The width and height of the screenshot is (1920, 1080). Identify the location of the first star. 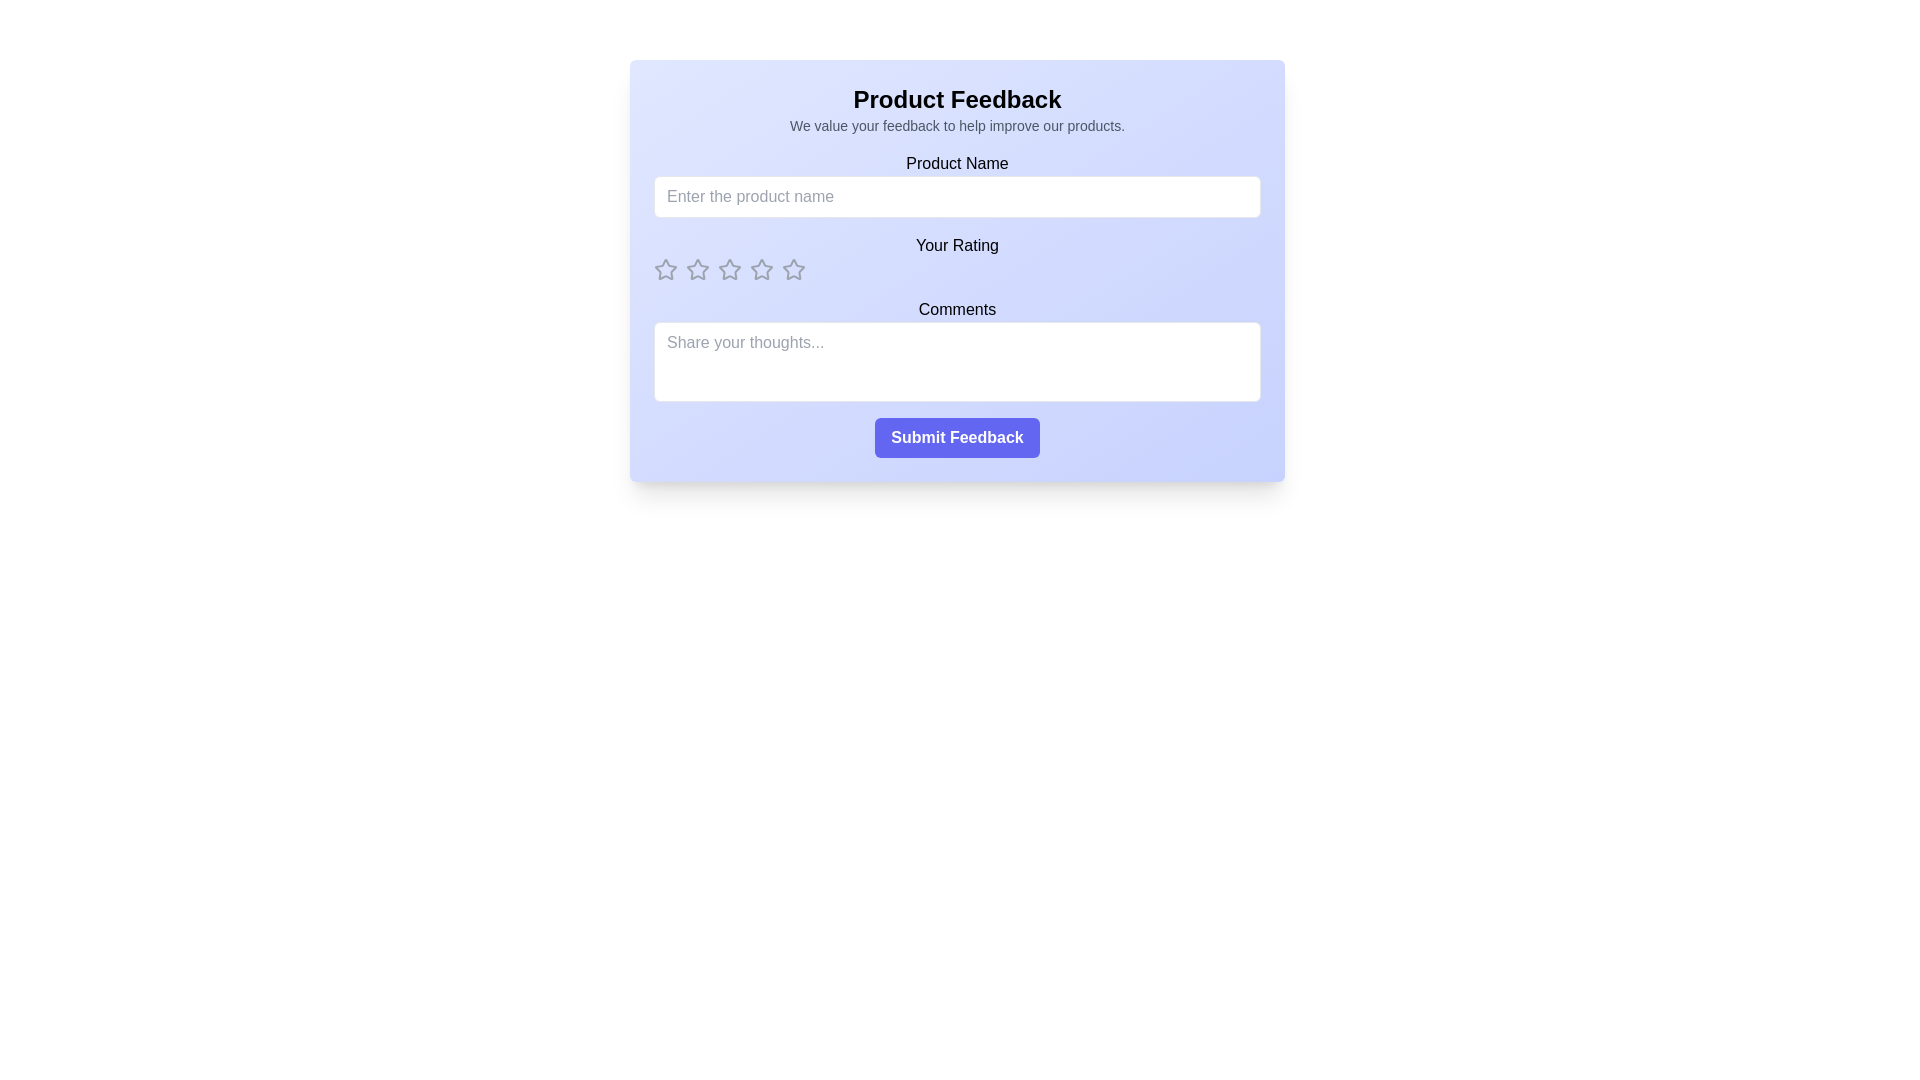
(666, 270).